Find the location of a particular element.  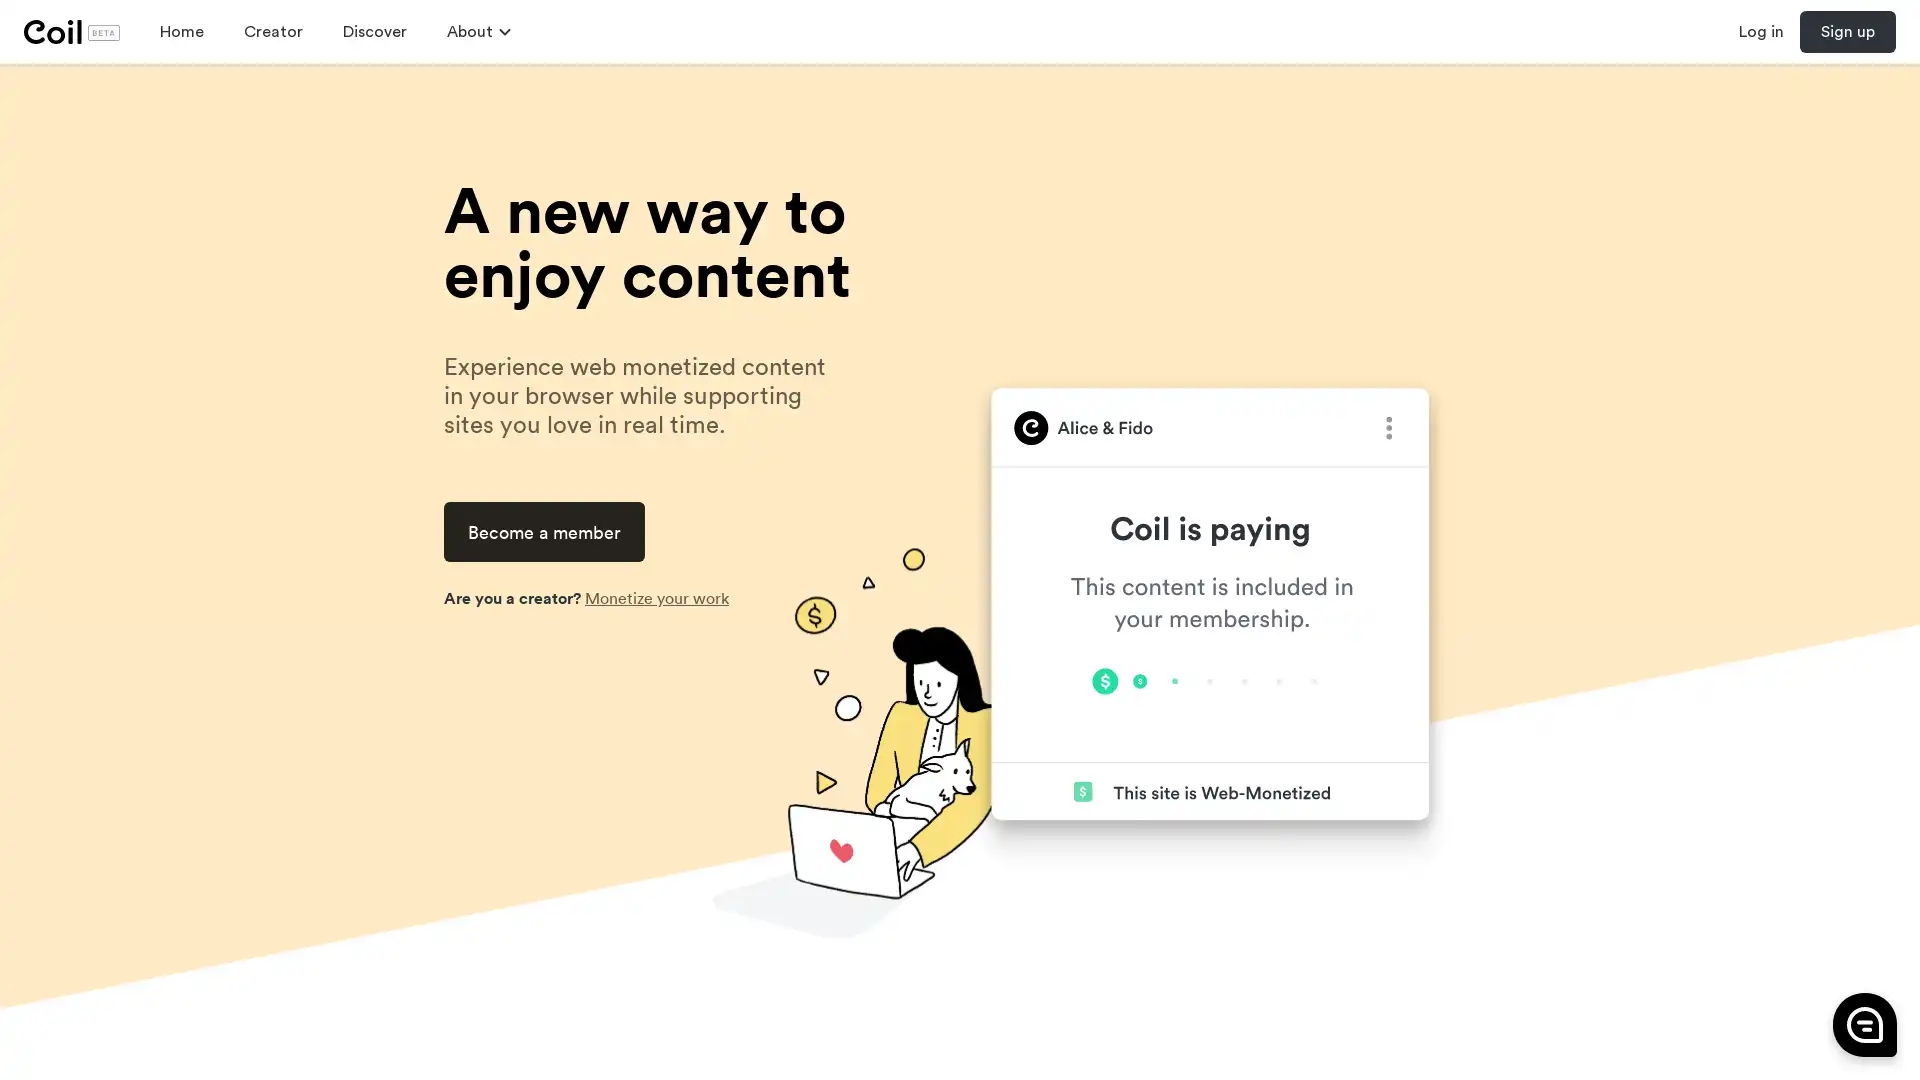

Sign up is located at coordinates (1847, 31).